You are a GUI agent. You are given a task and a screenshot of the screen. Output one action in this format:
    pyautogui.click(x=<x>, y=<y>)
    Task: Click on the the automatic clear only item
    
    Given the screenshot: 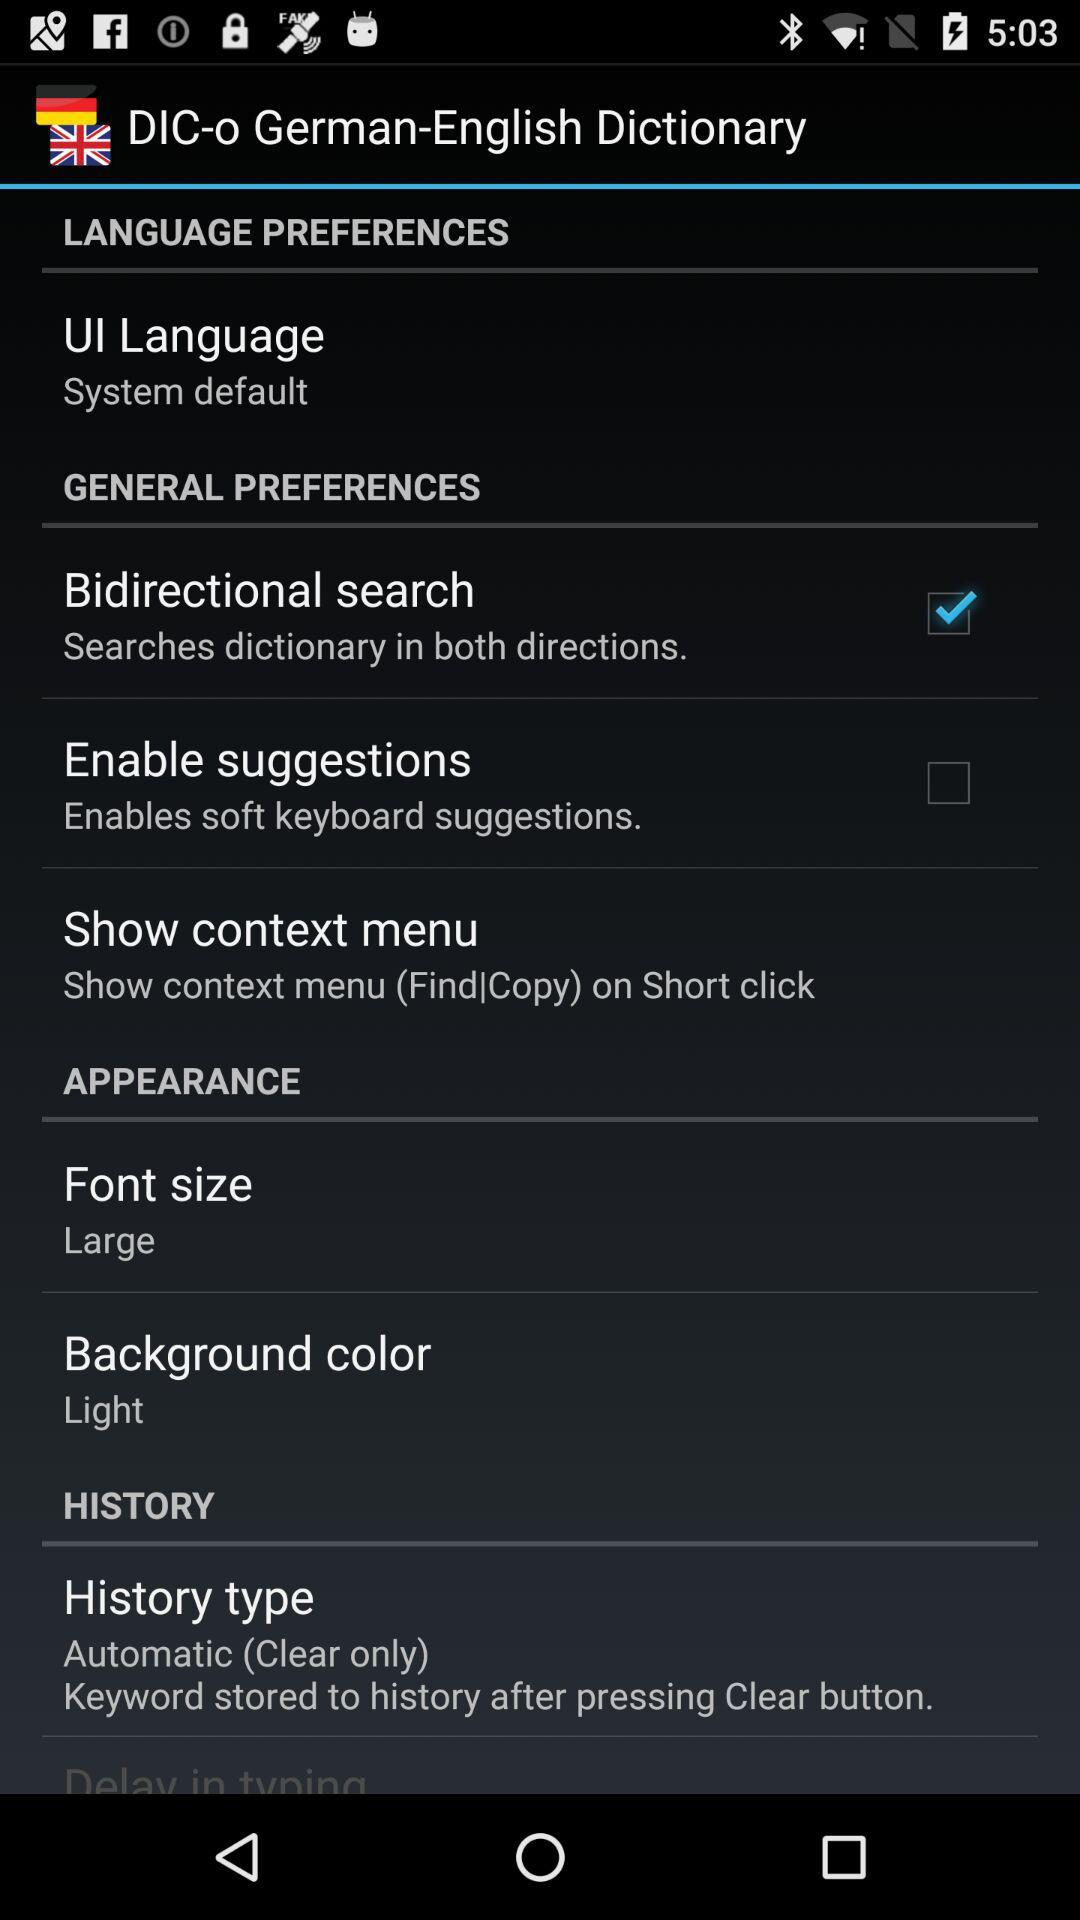 What is the action you would take?
    pyautogui.click(x=497, y=1673)
    